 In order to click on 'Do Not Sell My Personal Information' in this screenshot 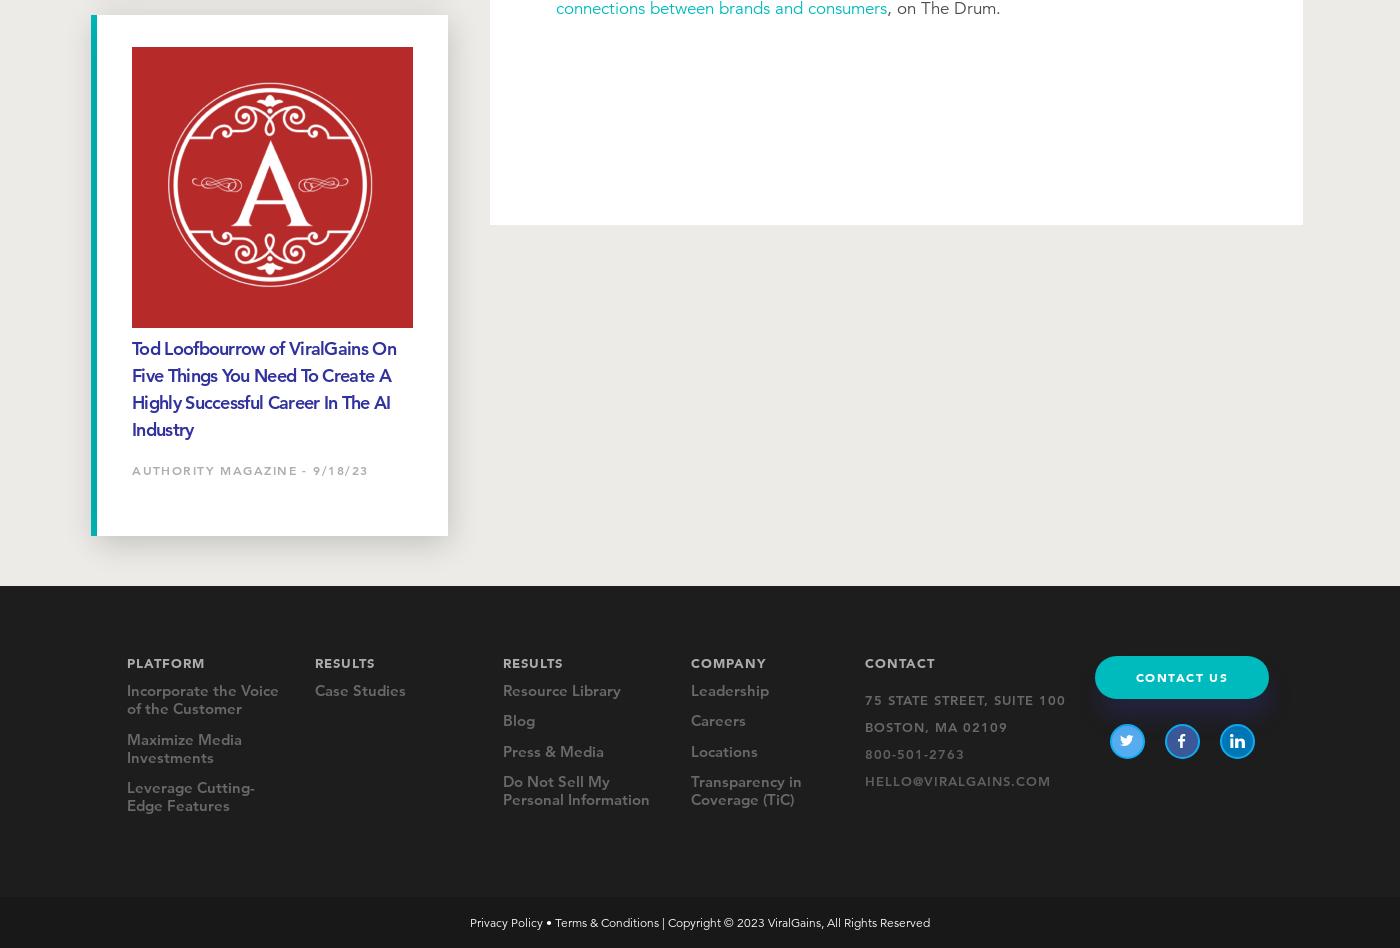, I will do `click(576, 789)`.